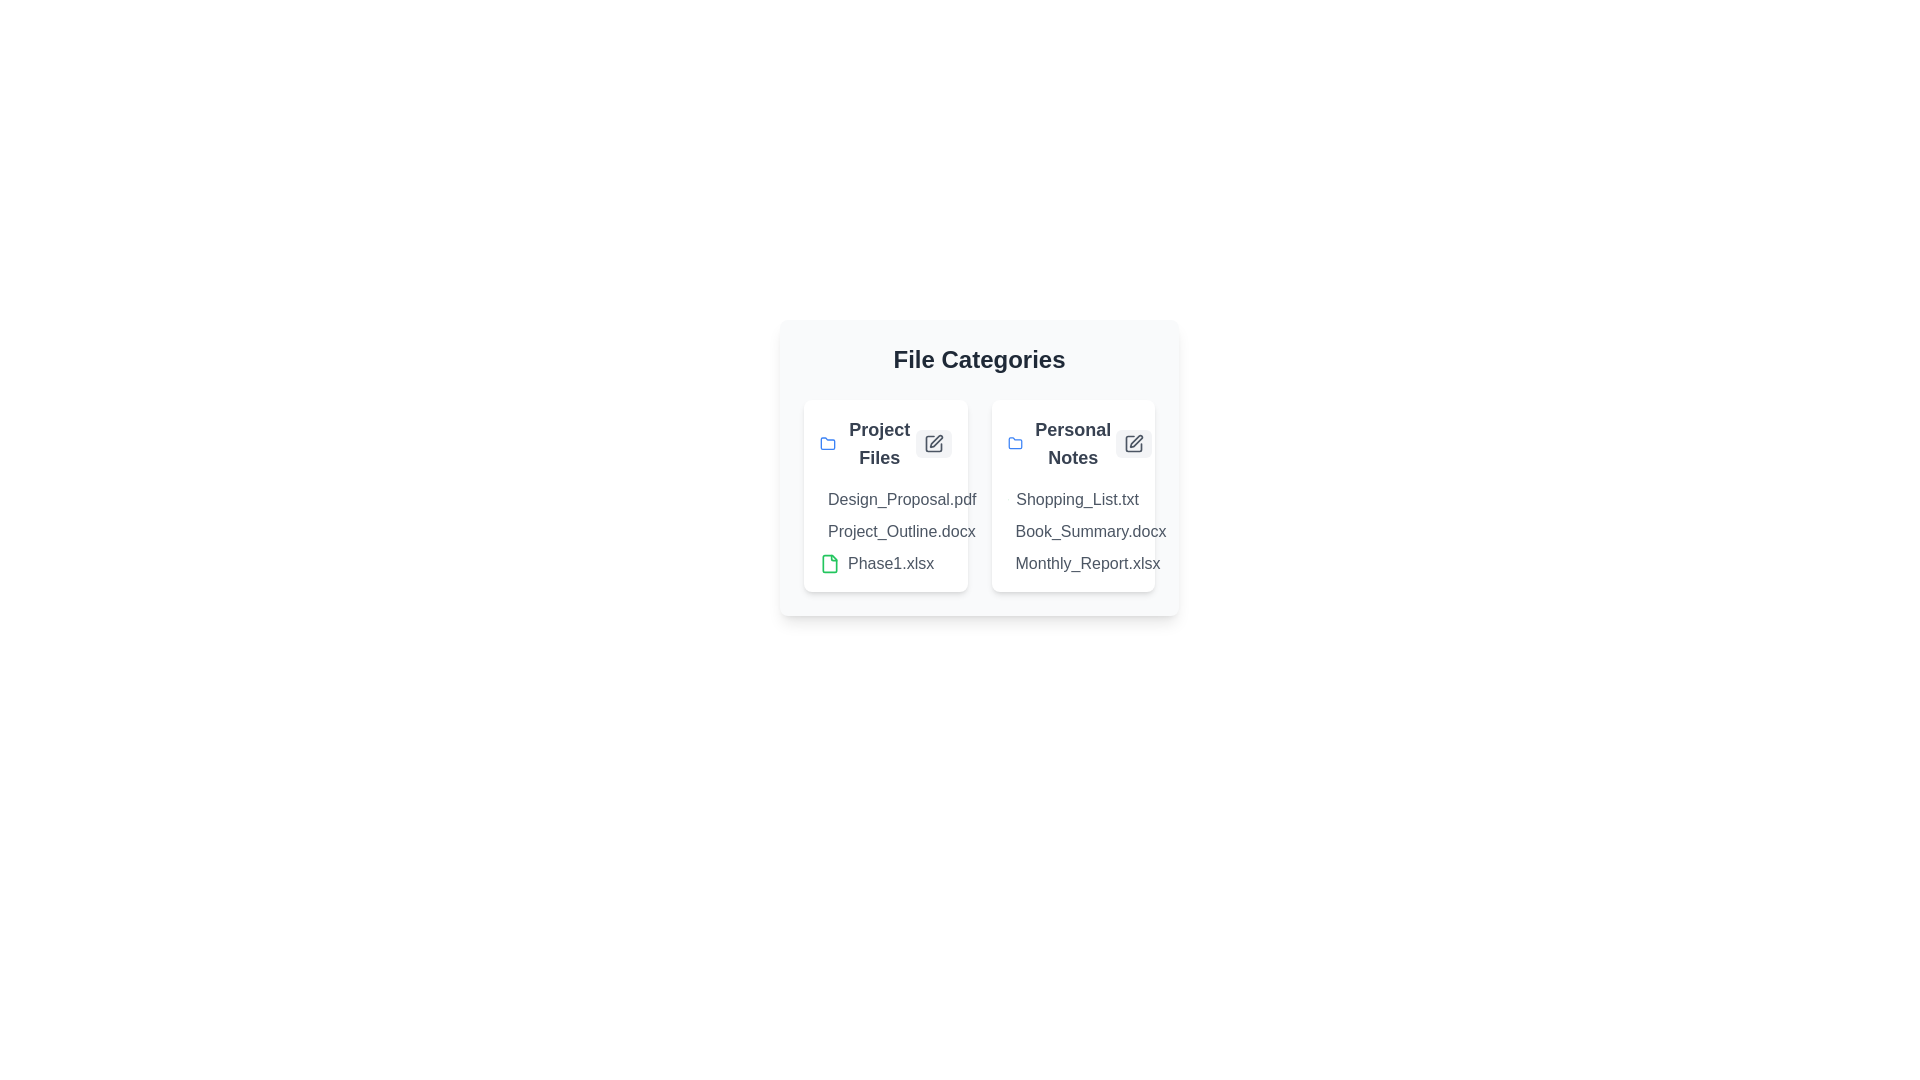 The image size is (1920, 1080). What do you see at coordinates (820, 563) in the screenshot?
I see `the text of the document named Phase1.xlsx in the list` at bounding box center [820, 563].